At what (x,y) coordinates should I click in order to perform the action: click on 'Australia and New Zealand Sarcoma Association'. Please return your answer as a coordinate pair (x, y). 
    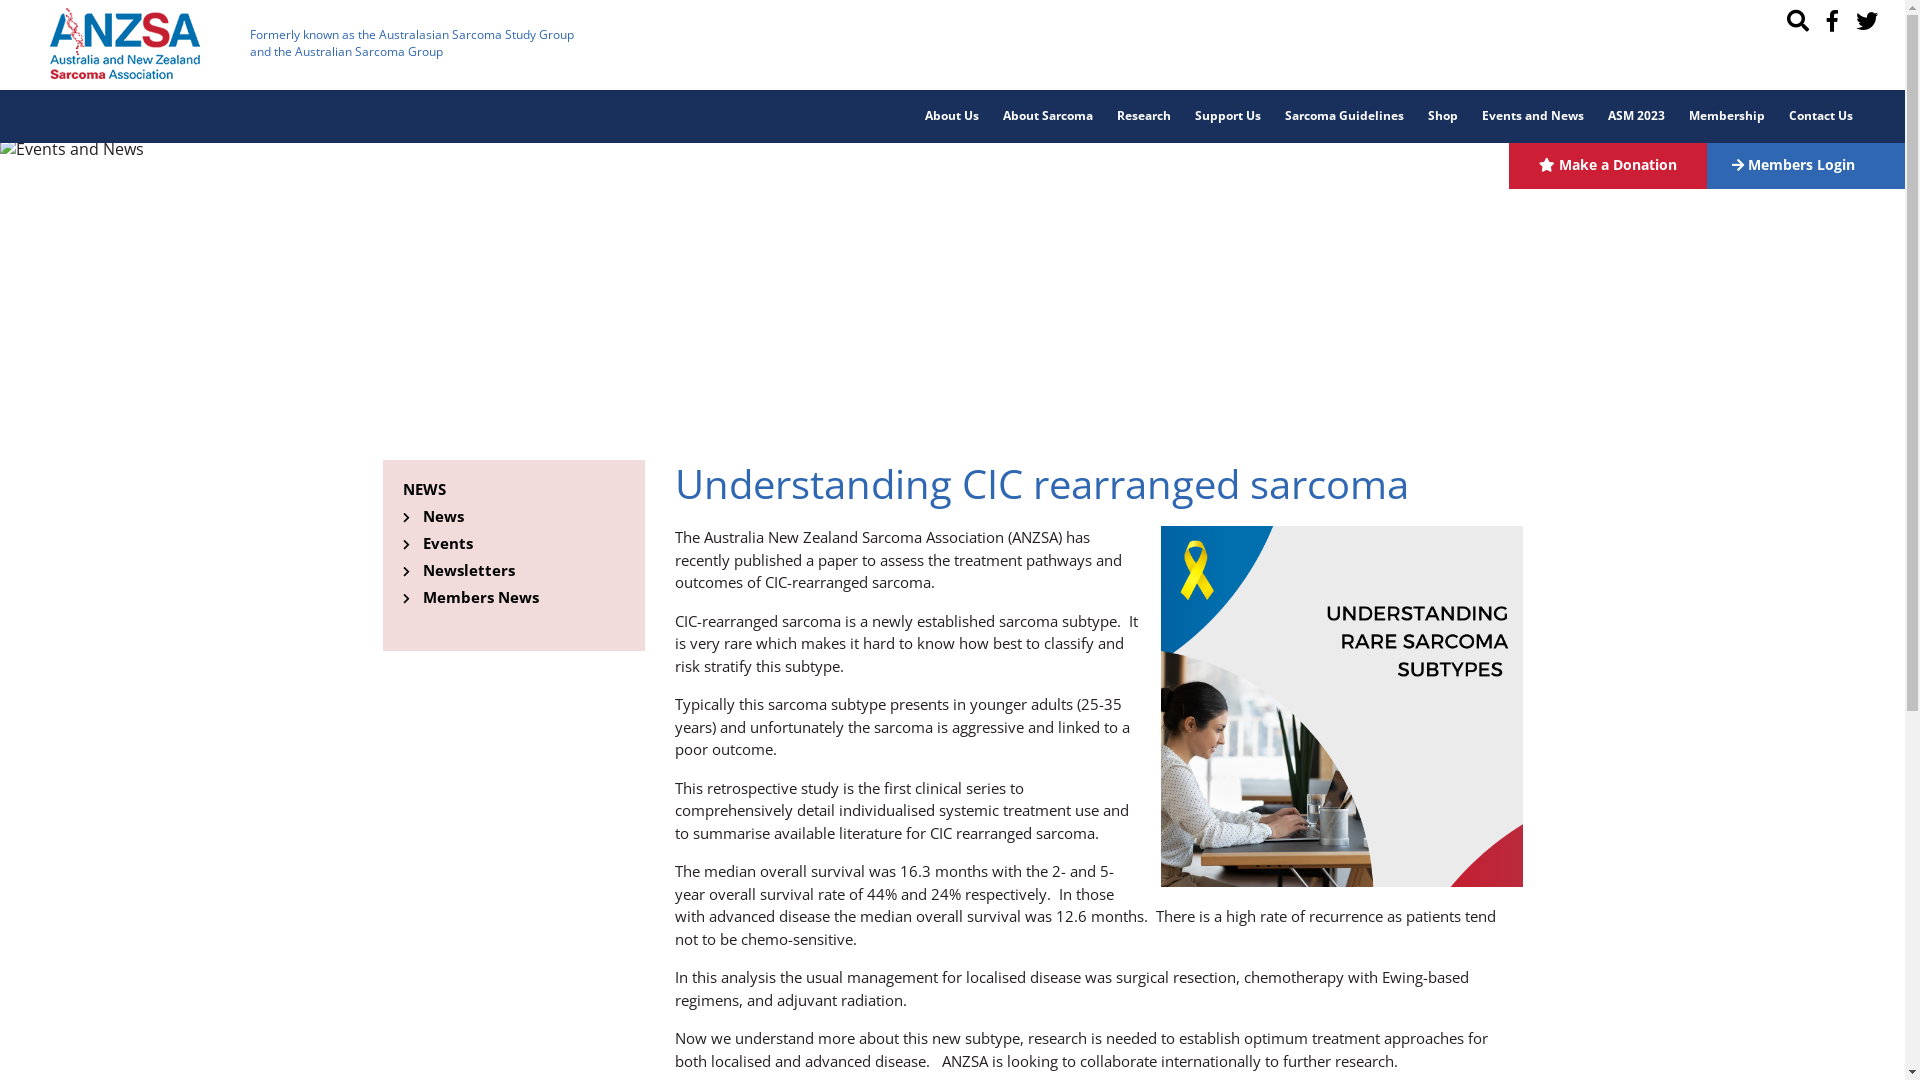
    Looking at the image, I should click on (123, 43).